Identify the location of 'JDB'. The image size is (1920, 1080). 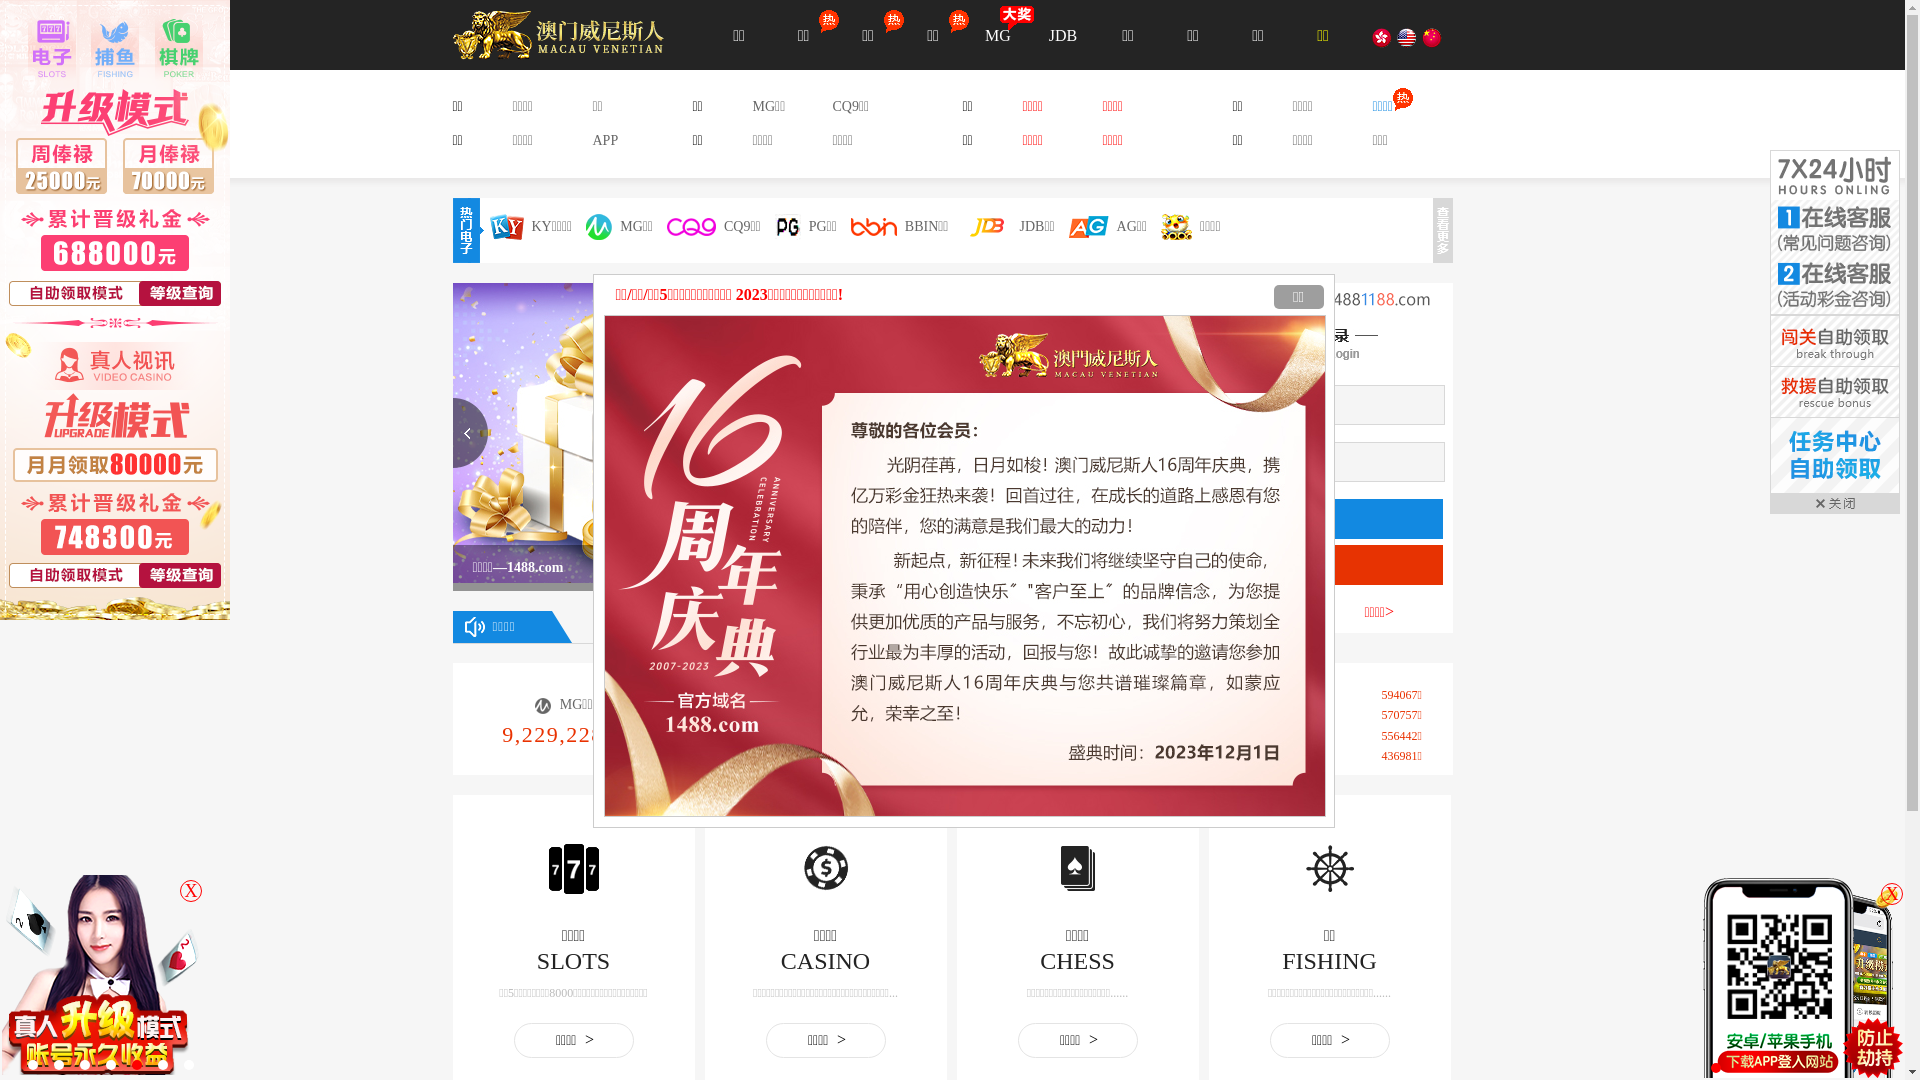
(1061, 34).